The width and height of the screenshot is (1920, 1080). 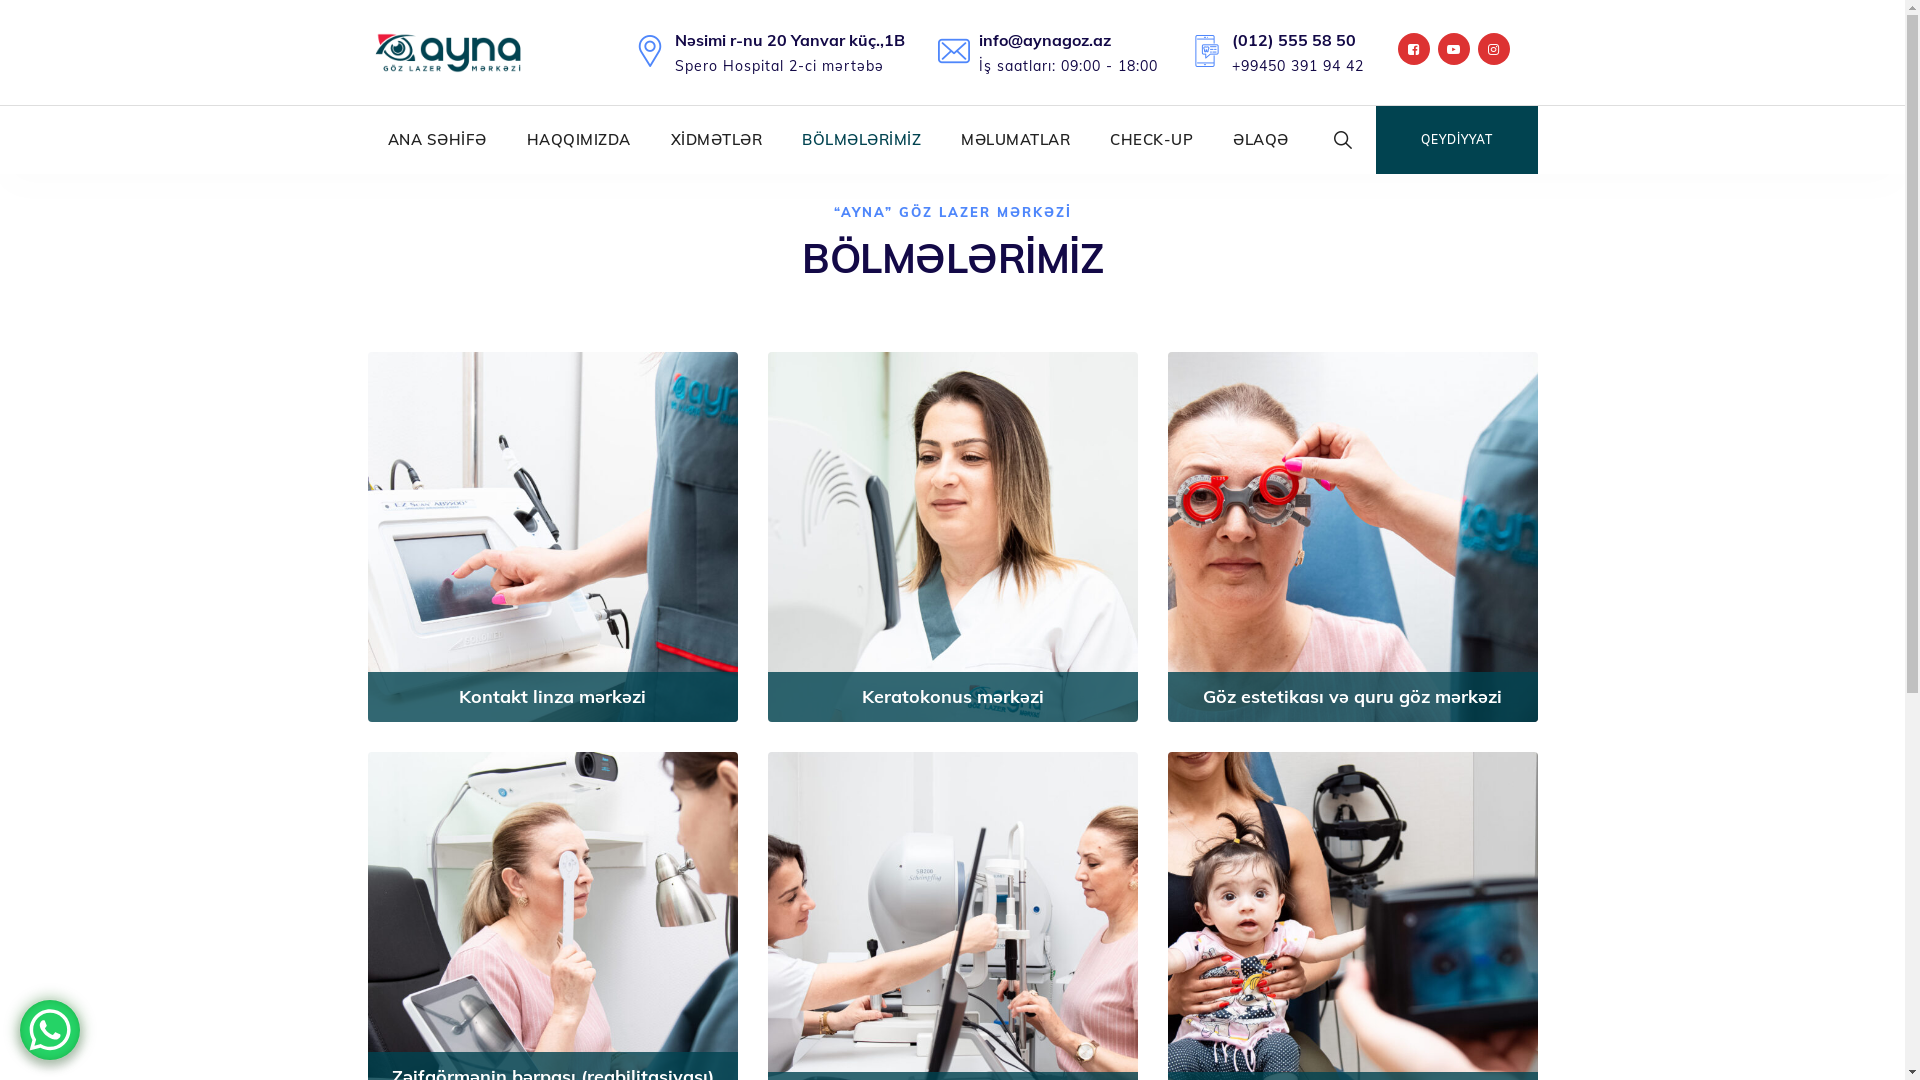 I want to click on 'CHECK-UP', so click(x=1151, y=138).